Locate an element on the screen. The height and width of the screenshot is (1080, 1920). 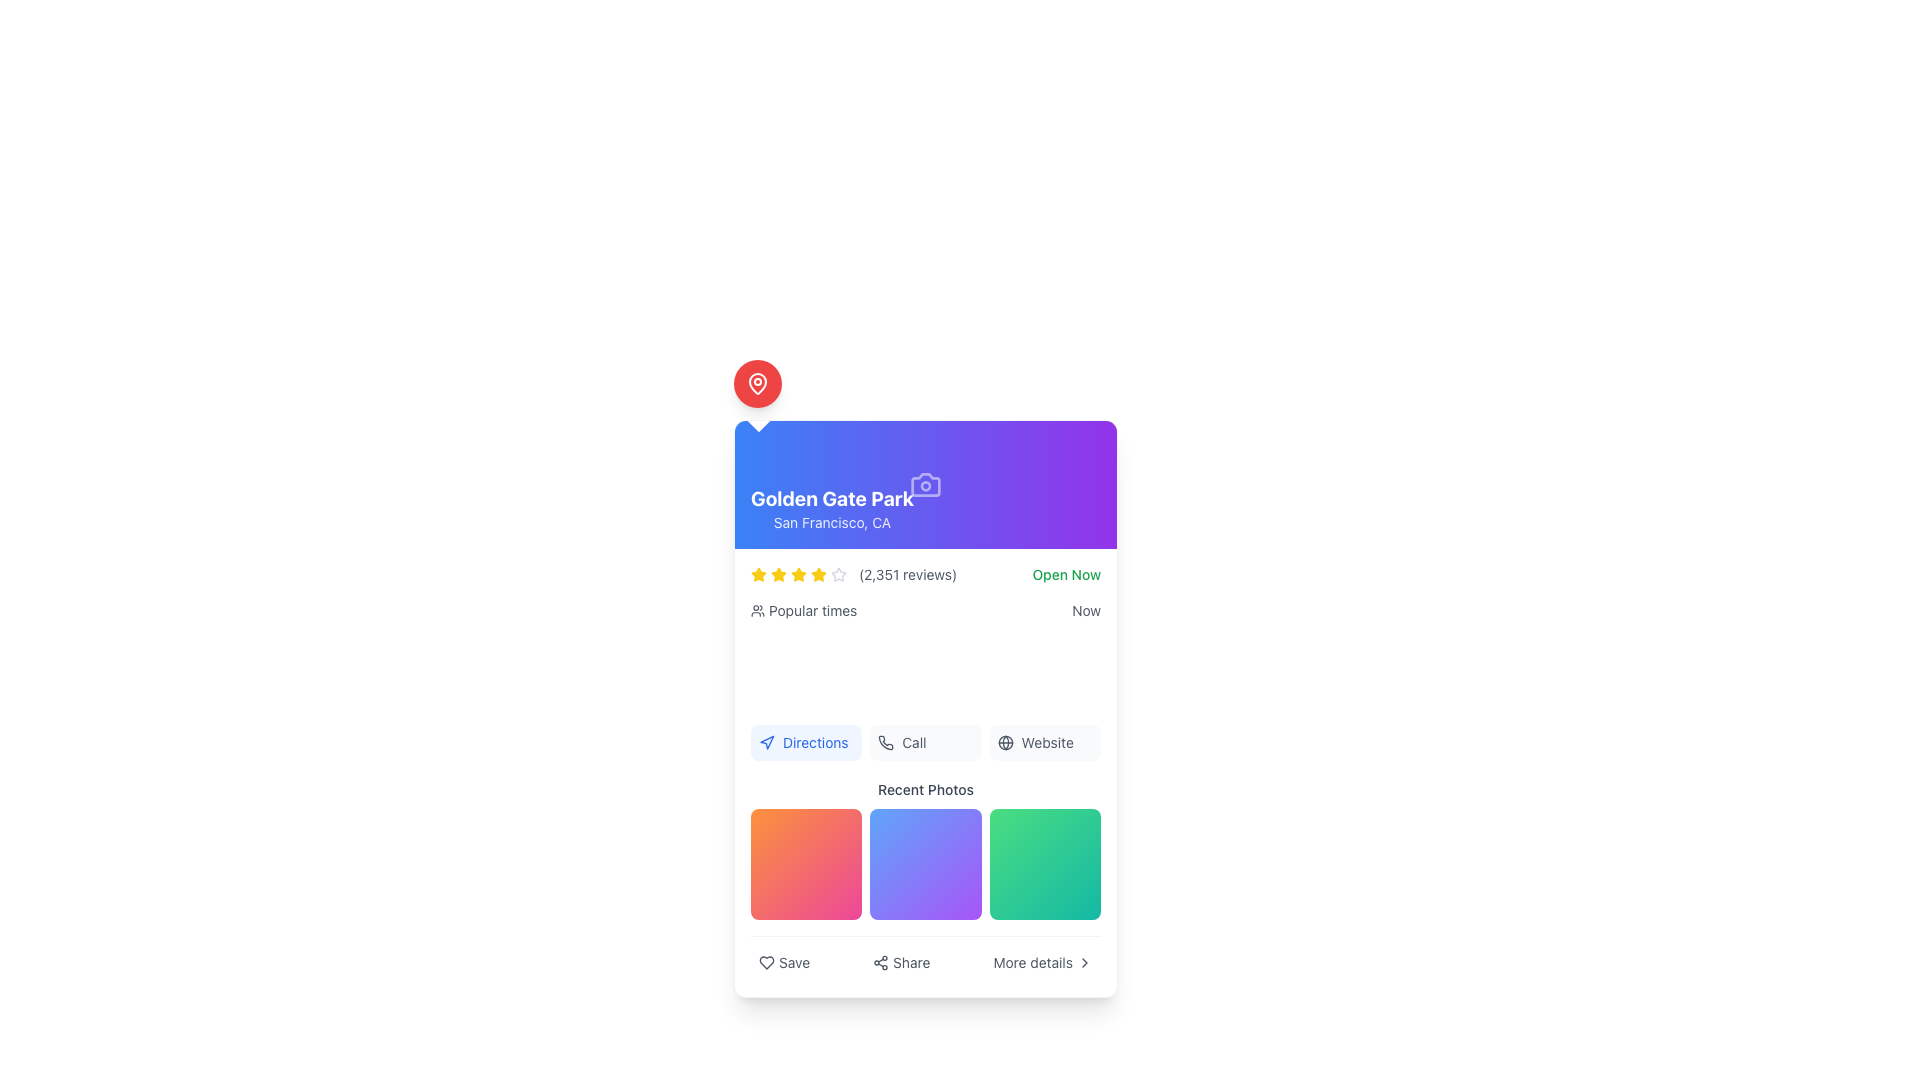
the third yellow star icon in the rating system below the title 'Golden Gate Park' is located at coordinates (797, 574).